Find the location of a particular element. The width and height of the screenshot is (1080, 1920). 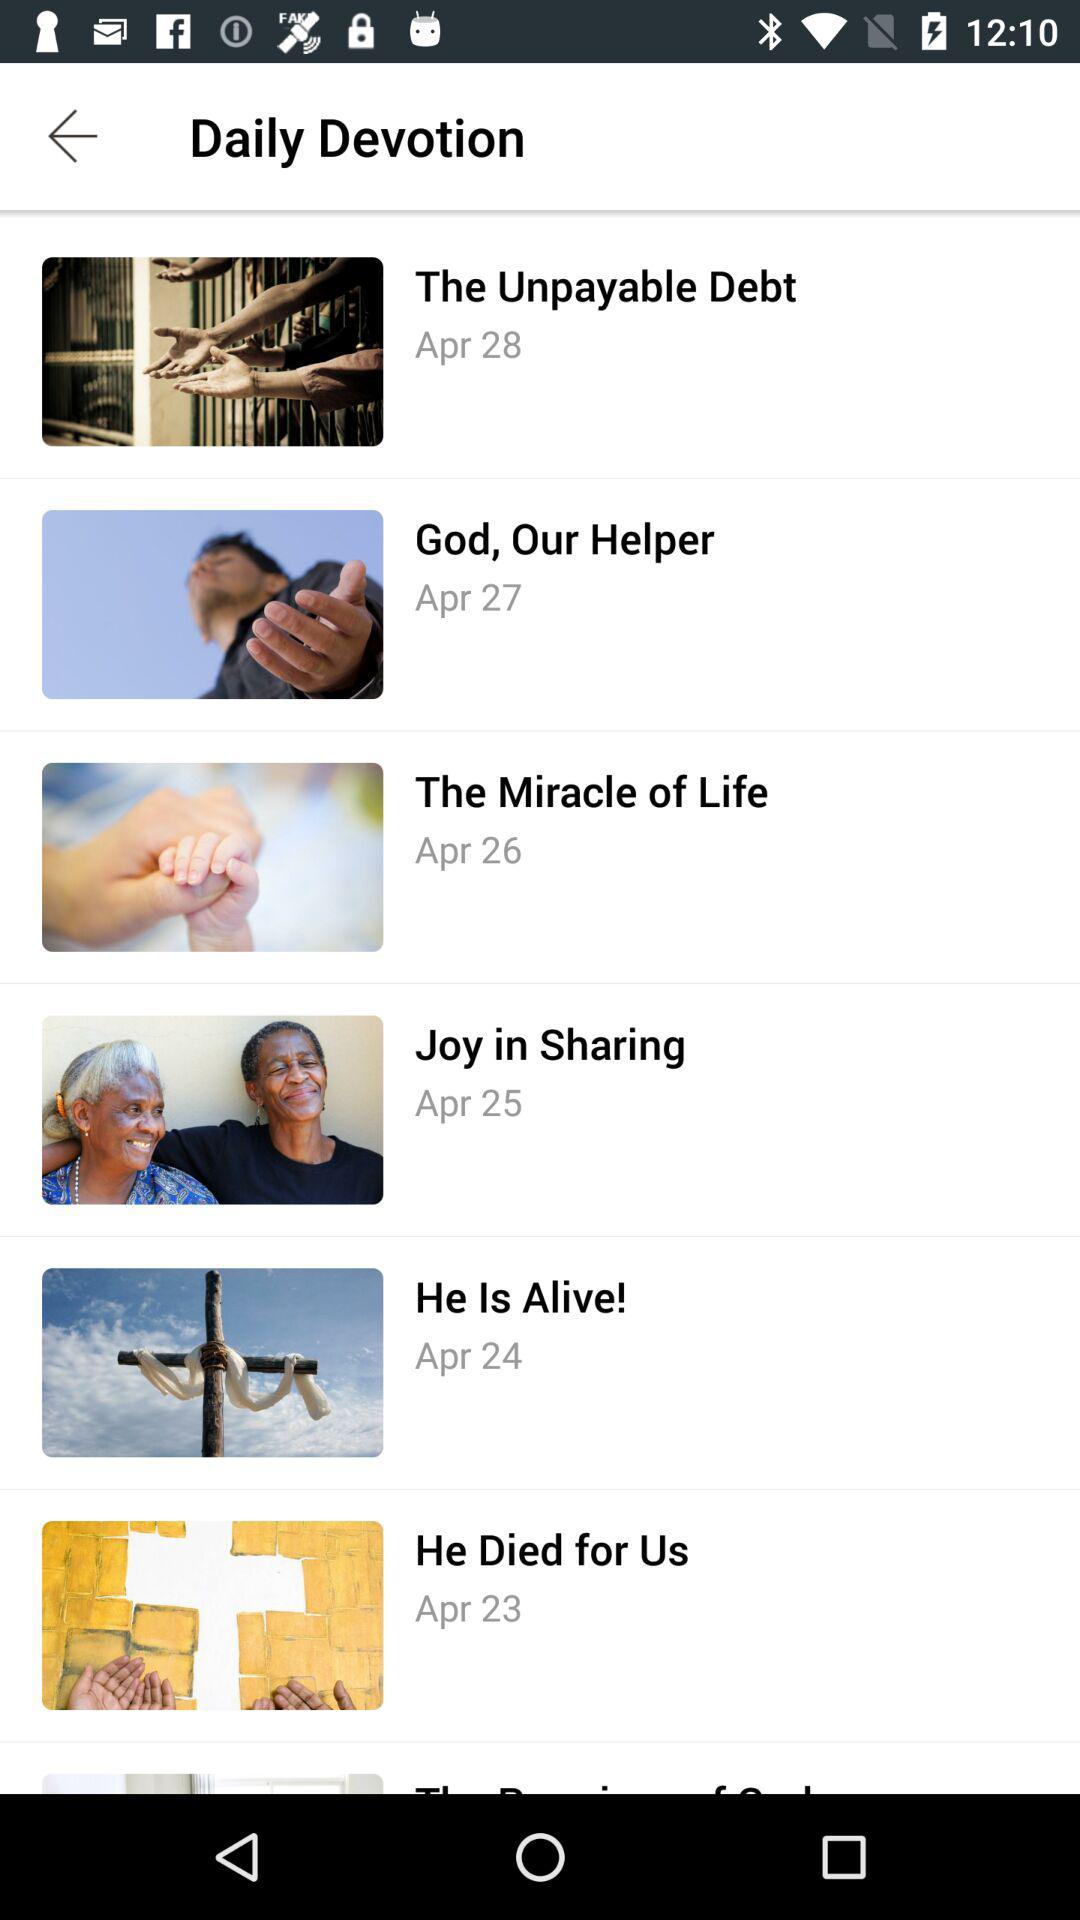

fourth image is located at coordinates (212, 1109).